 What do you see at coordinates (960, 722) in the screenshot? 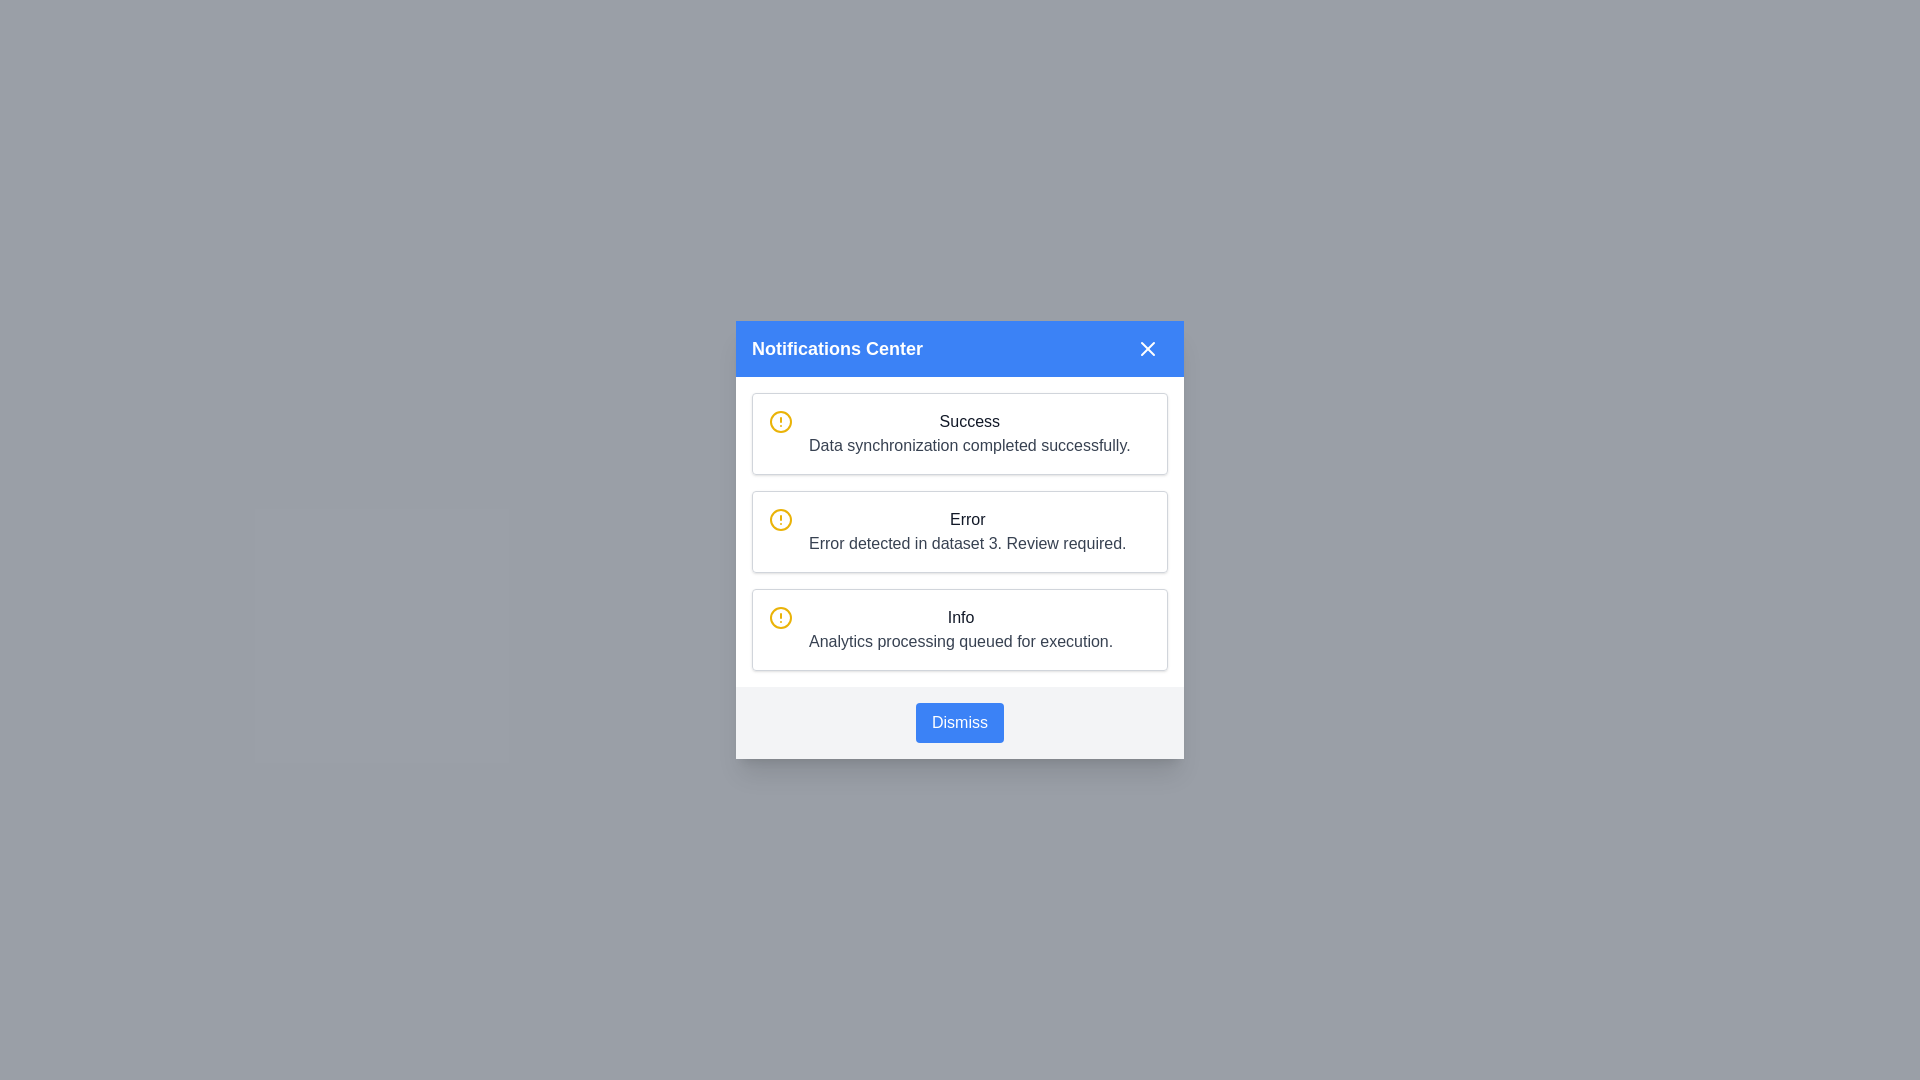
I see `dismiss button in the footer of the notification dialog` at bounding box center [960, 722].